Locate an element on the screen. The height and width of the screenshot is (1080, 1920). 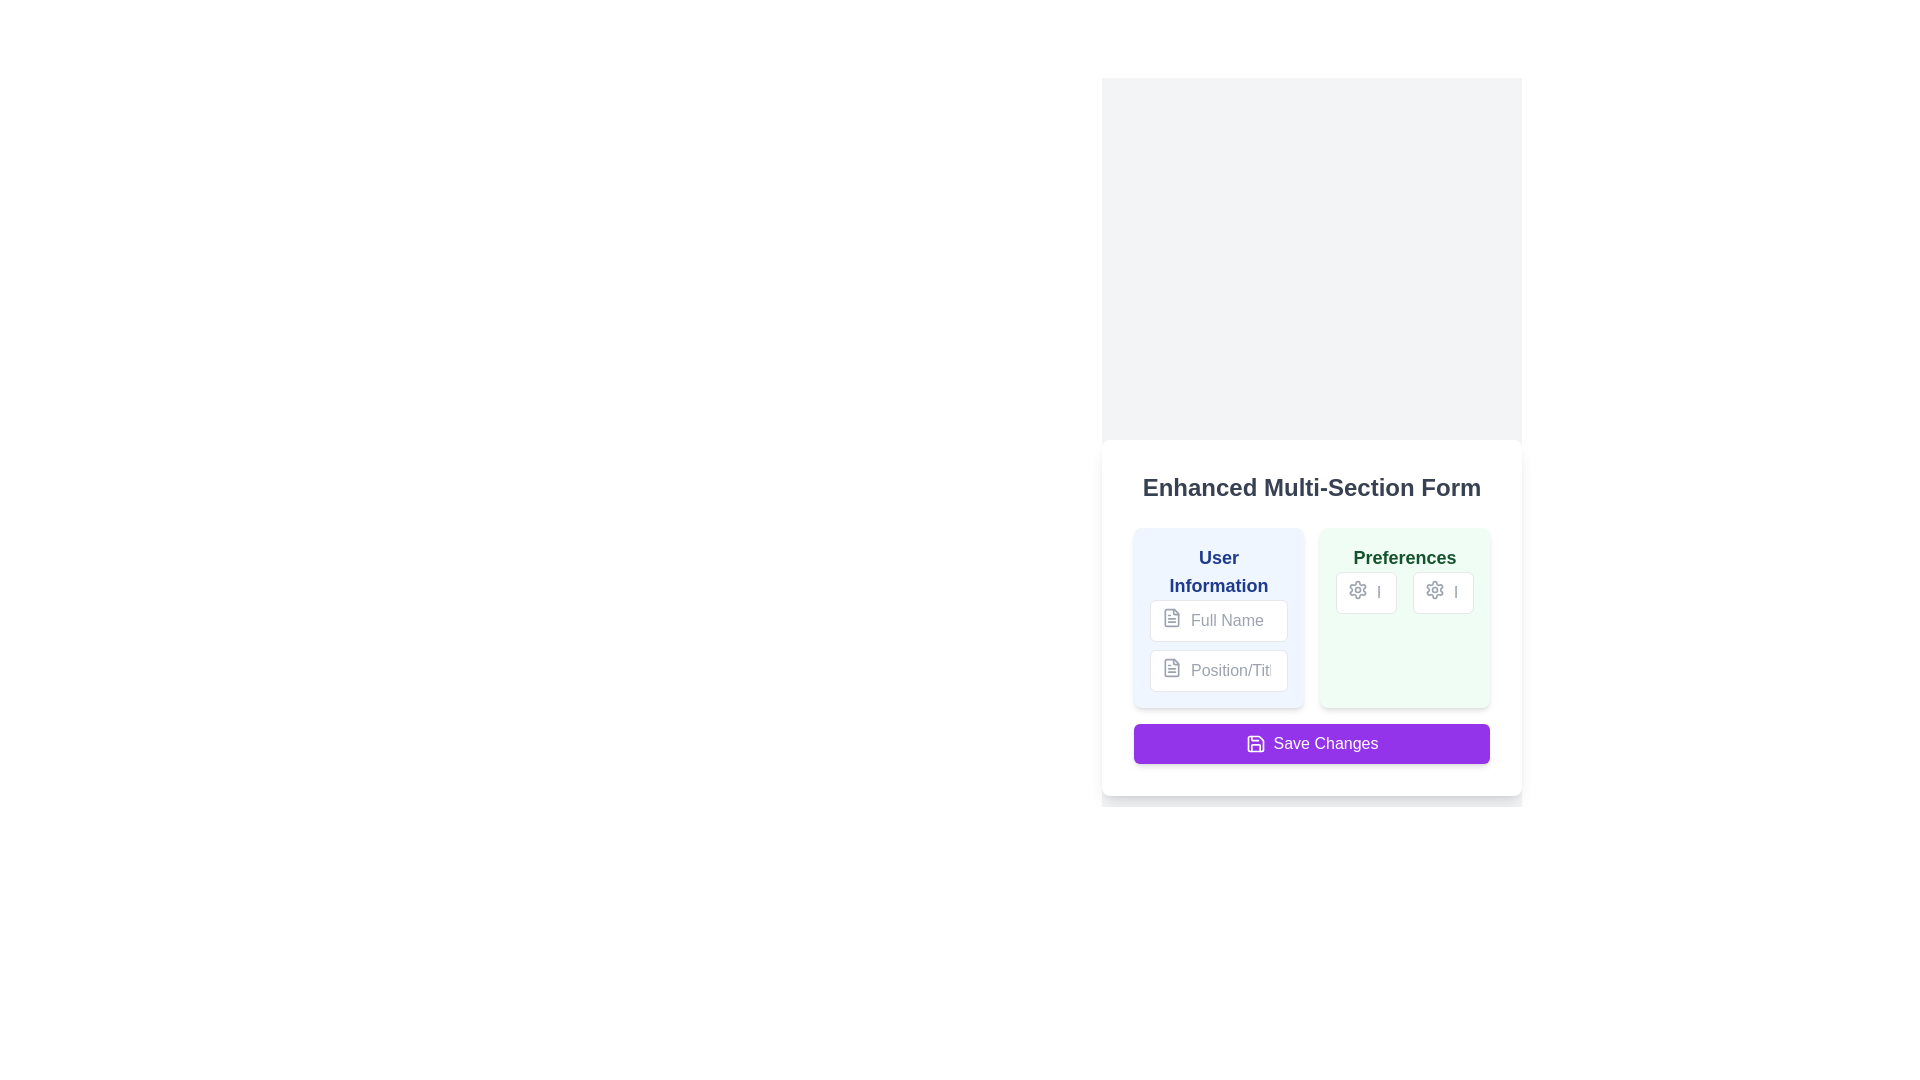
the settings icon, which is a light gray cog or gear located in the Preferences section of the form is located at coordinates (1358, 589).